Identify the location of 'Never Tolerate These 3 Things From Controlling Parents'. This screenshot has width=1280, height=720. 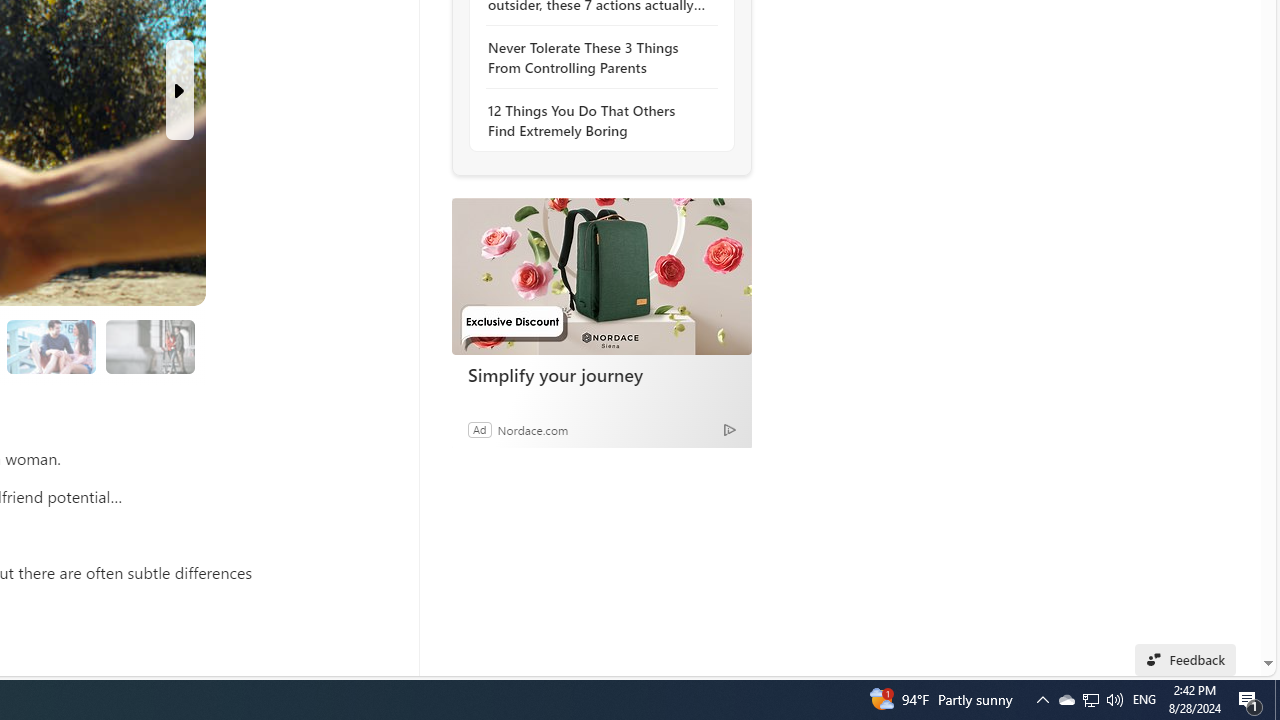
(595, 56).